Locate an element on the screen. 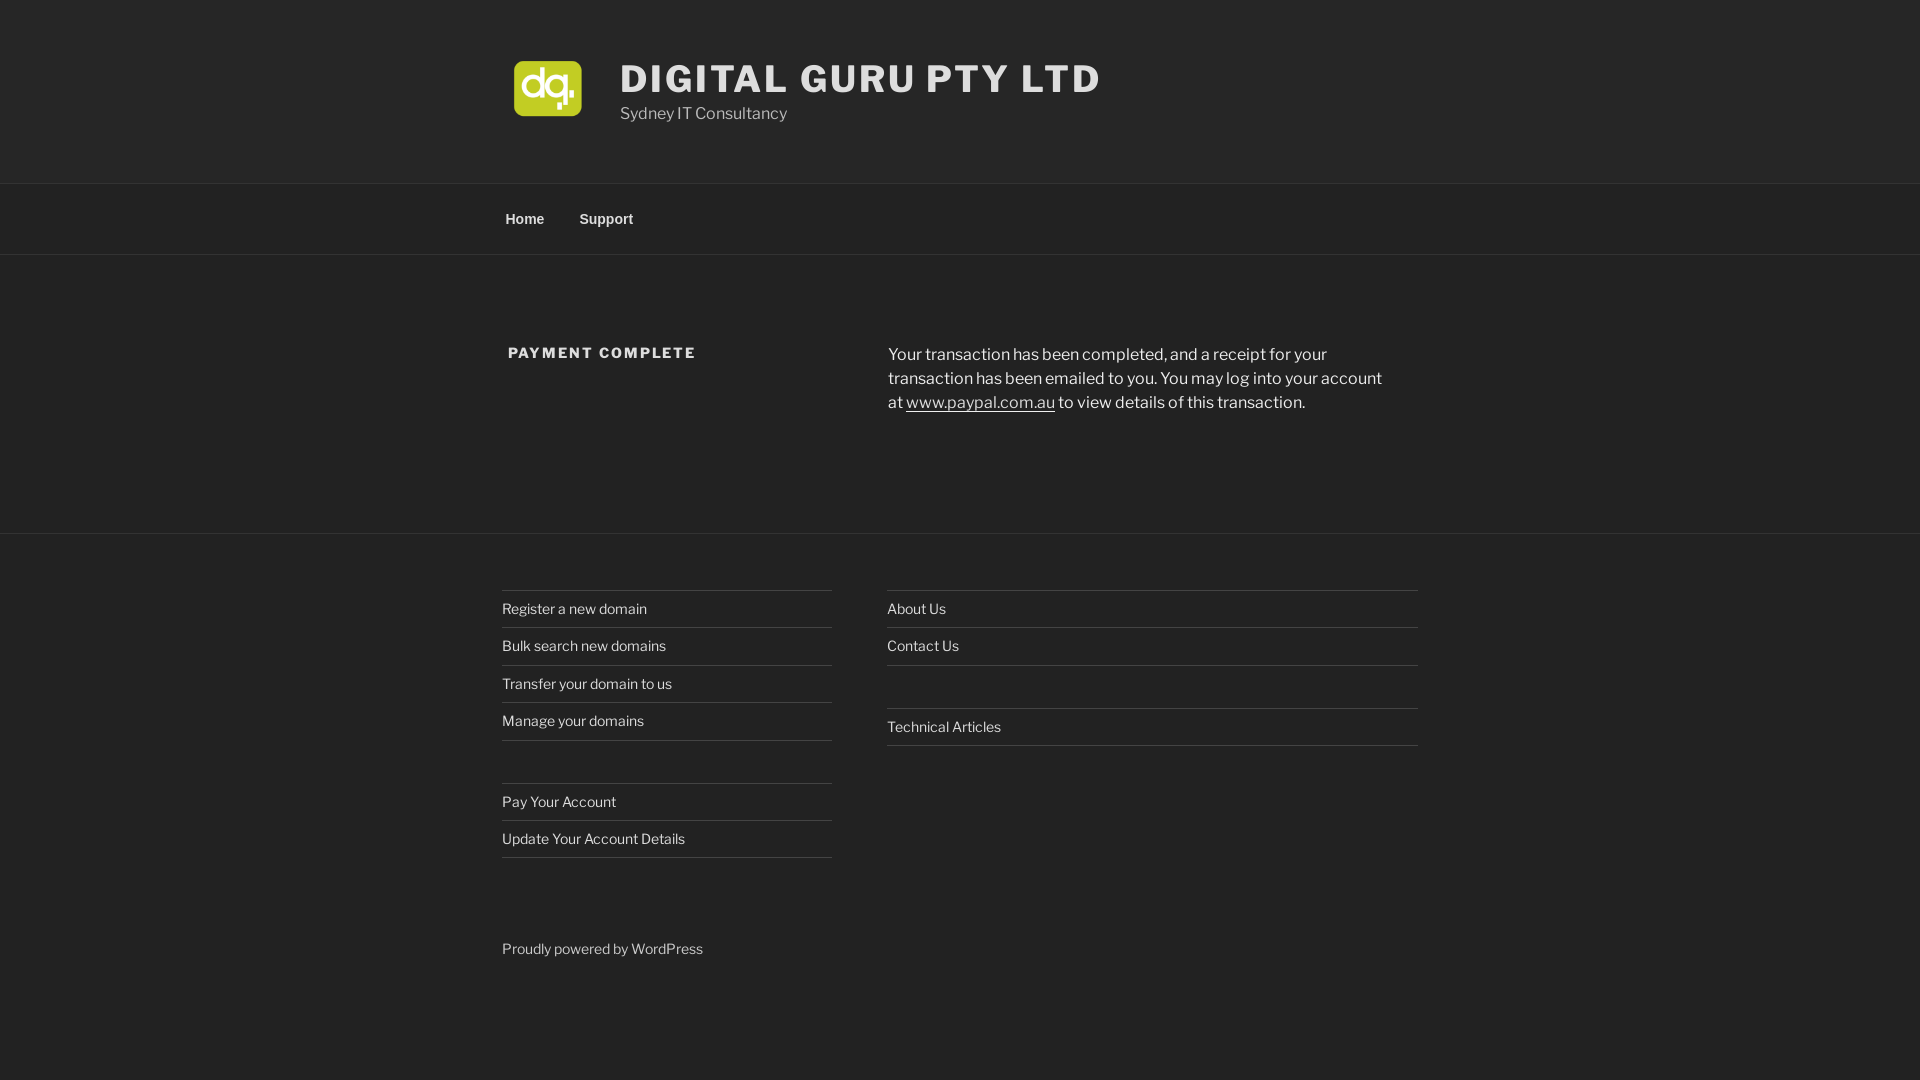 This screenshot has width=1920, height=1080. 'Register a new domain' is located at coordinates (502, 607).